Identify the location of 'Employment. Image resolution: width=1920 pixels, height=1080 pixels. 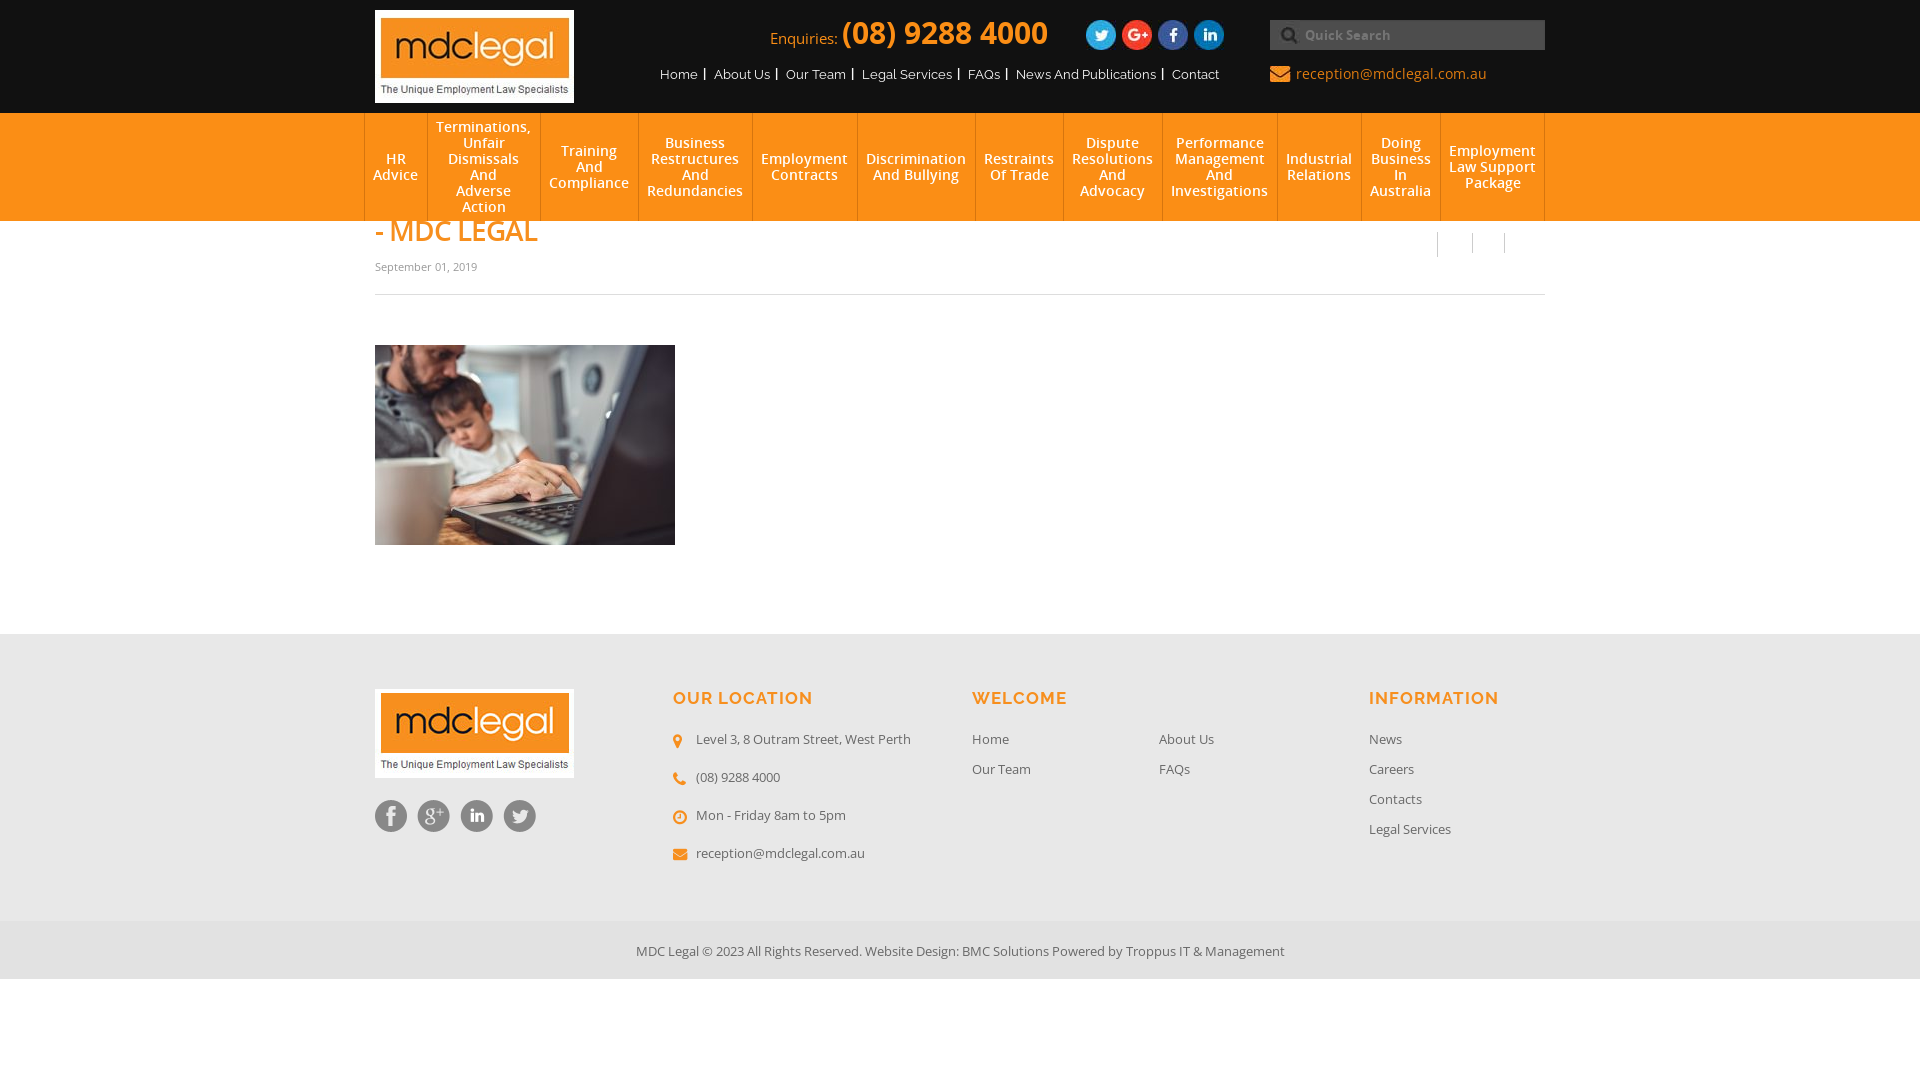
(1440, 165).